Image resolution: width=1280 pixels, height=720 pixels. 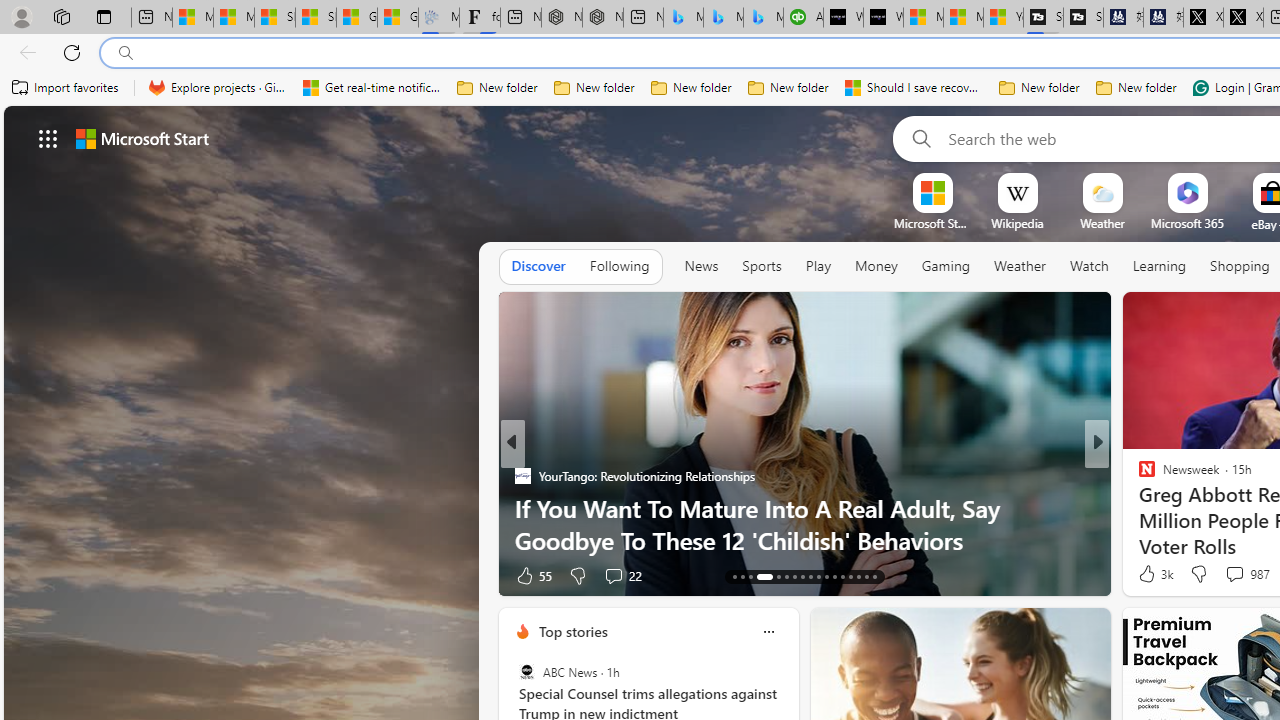 I want to click on 'AutomationID: tab-16', so click(x=757, y=577).